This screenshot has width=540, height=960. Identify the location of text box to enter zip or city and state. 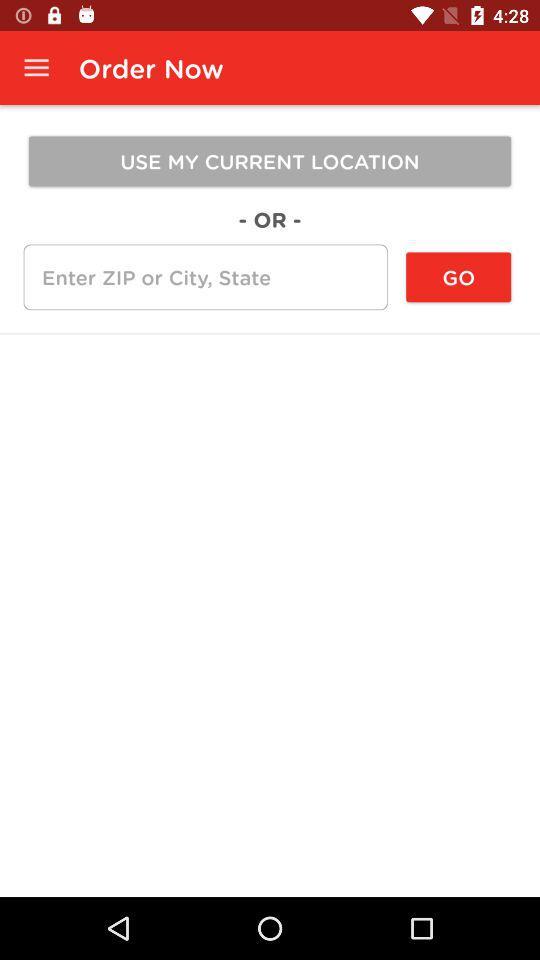
(204, 276).